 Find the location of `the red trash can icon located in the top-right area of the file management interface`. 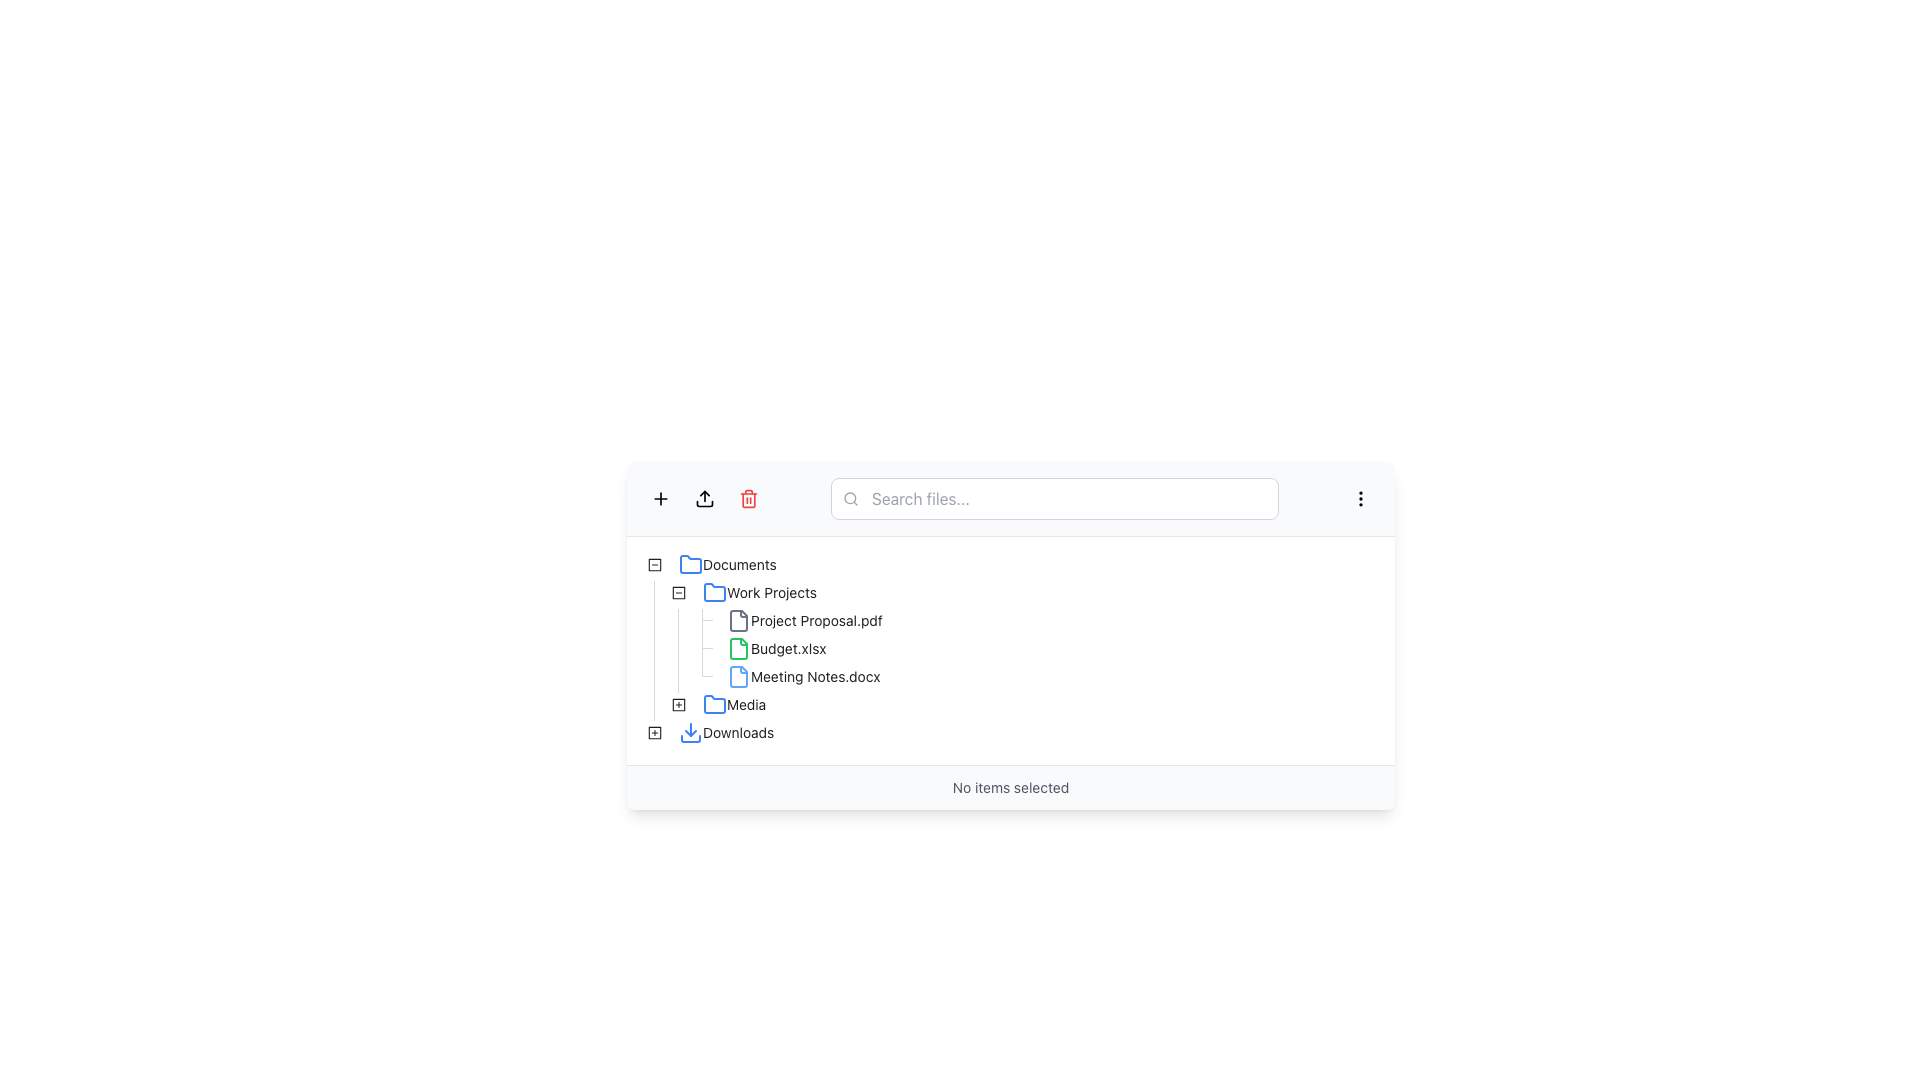

the red trash can icon located in the top-right area of the file management interface is located at coordinates (747, 497).